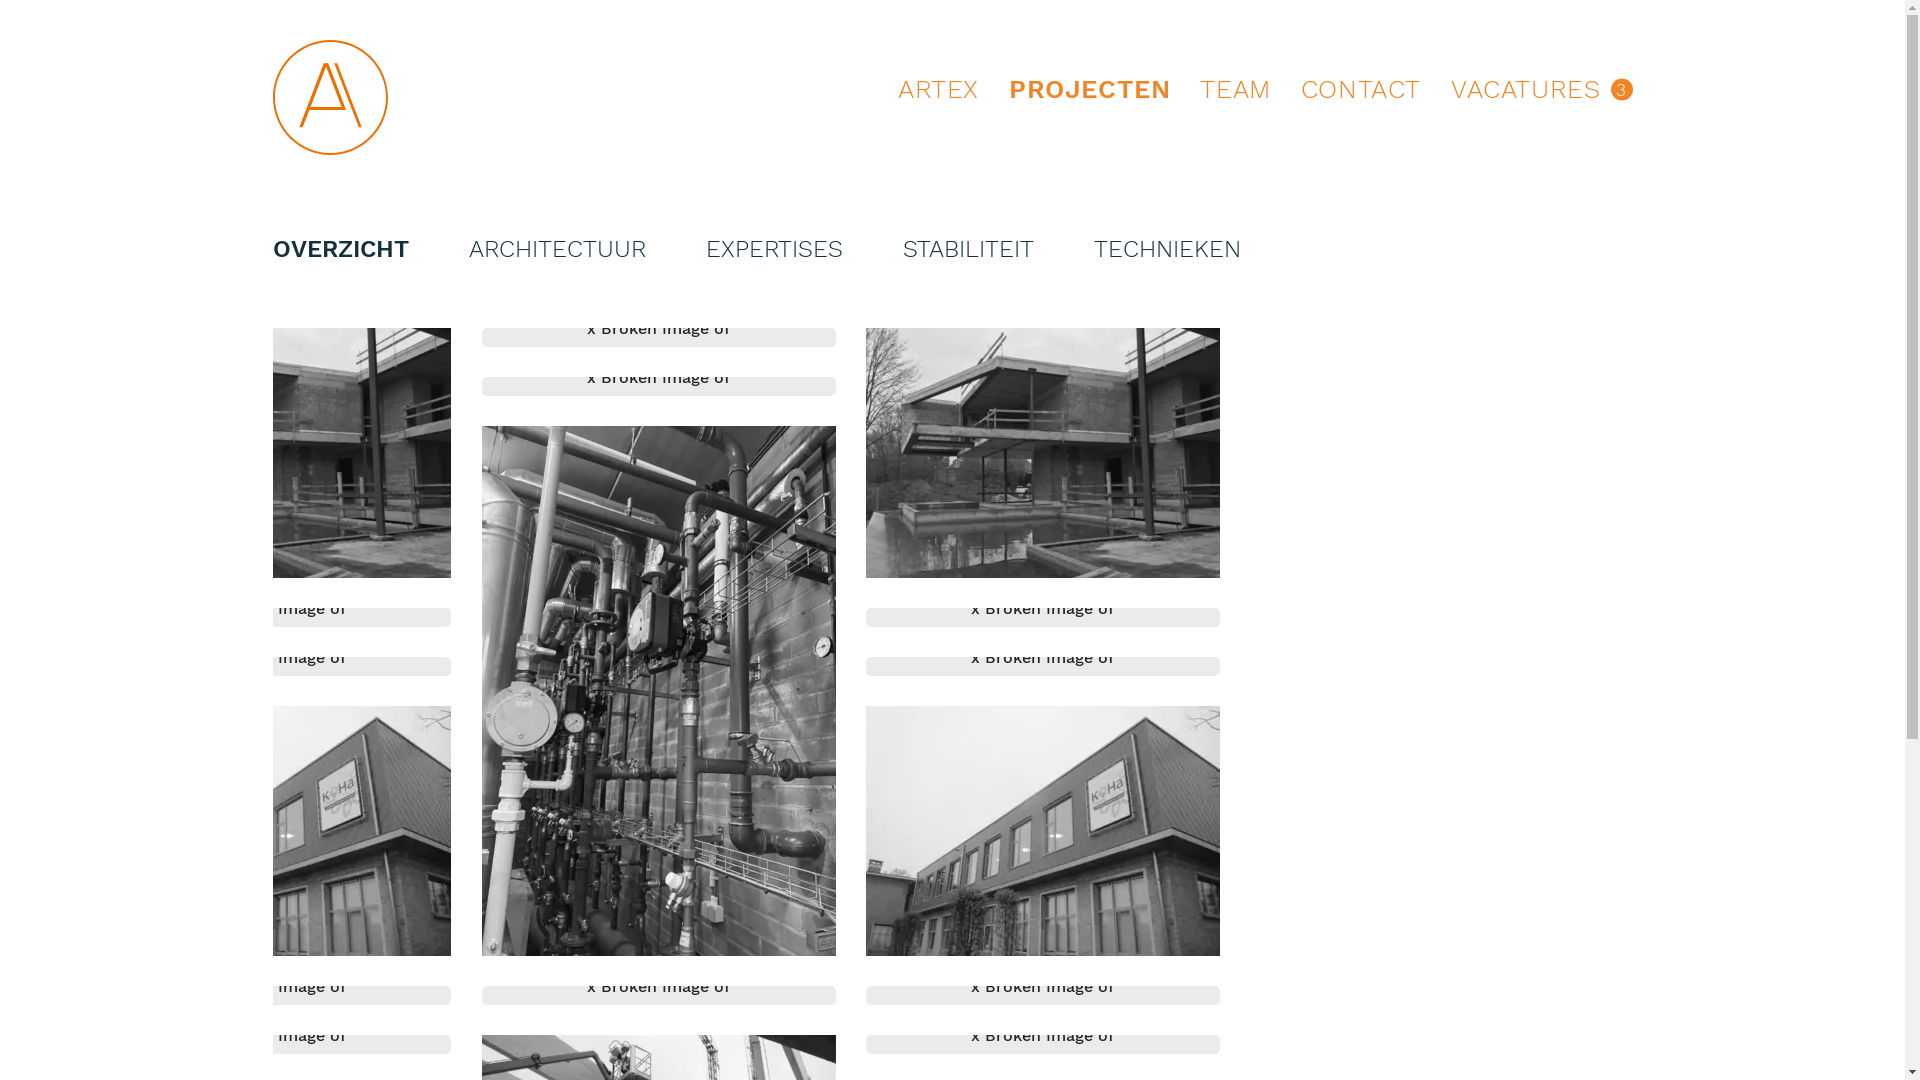 The image size is (1920, 1080). Describe the element at coordinates (937, 94) in the screenshot. I see `'ARTEX'` at that location.